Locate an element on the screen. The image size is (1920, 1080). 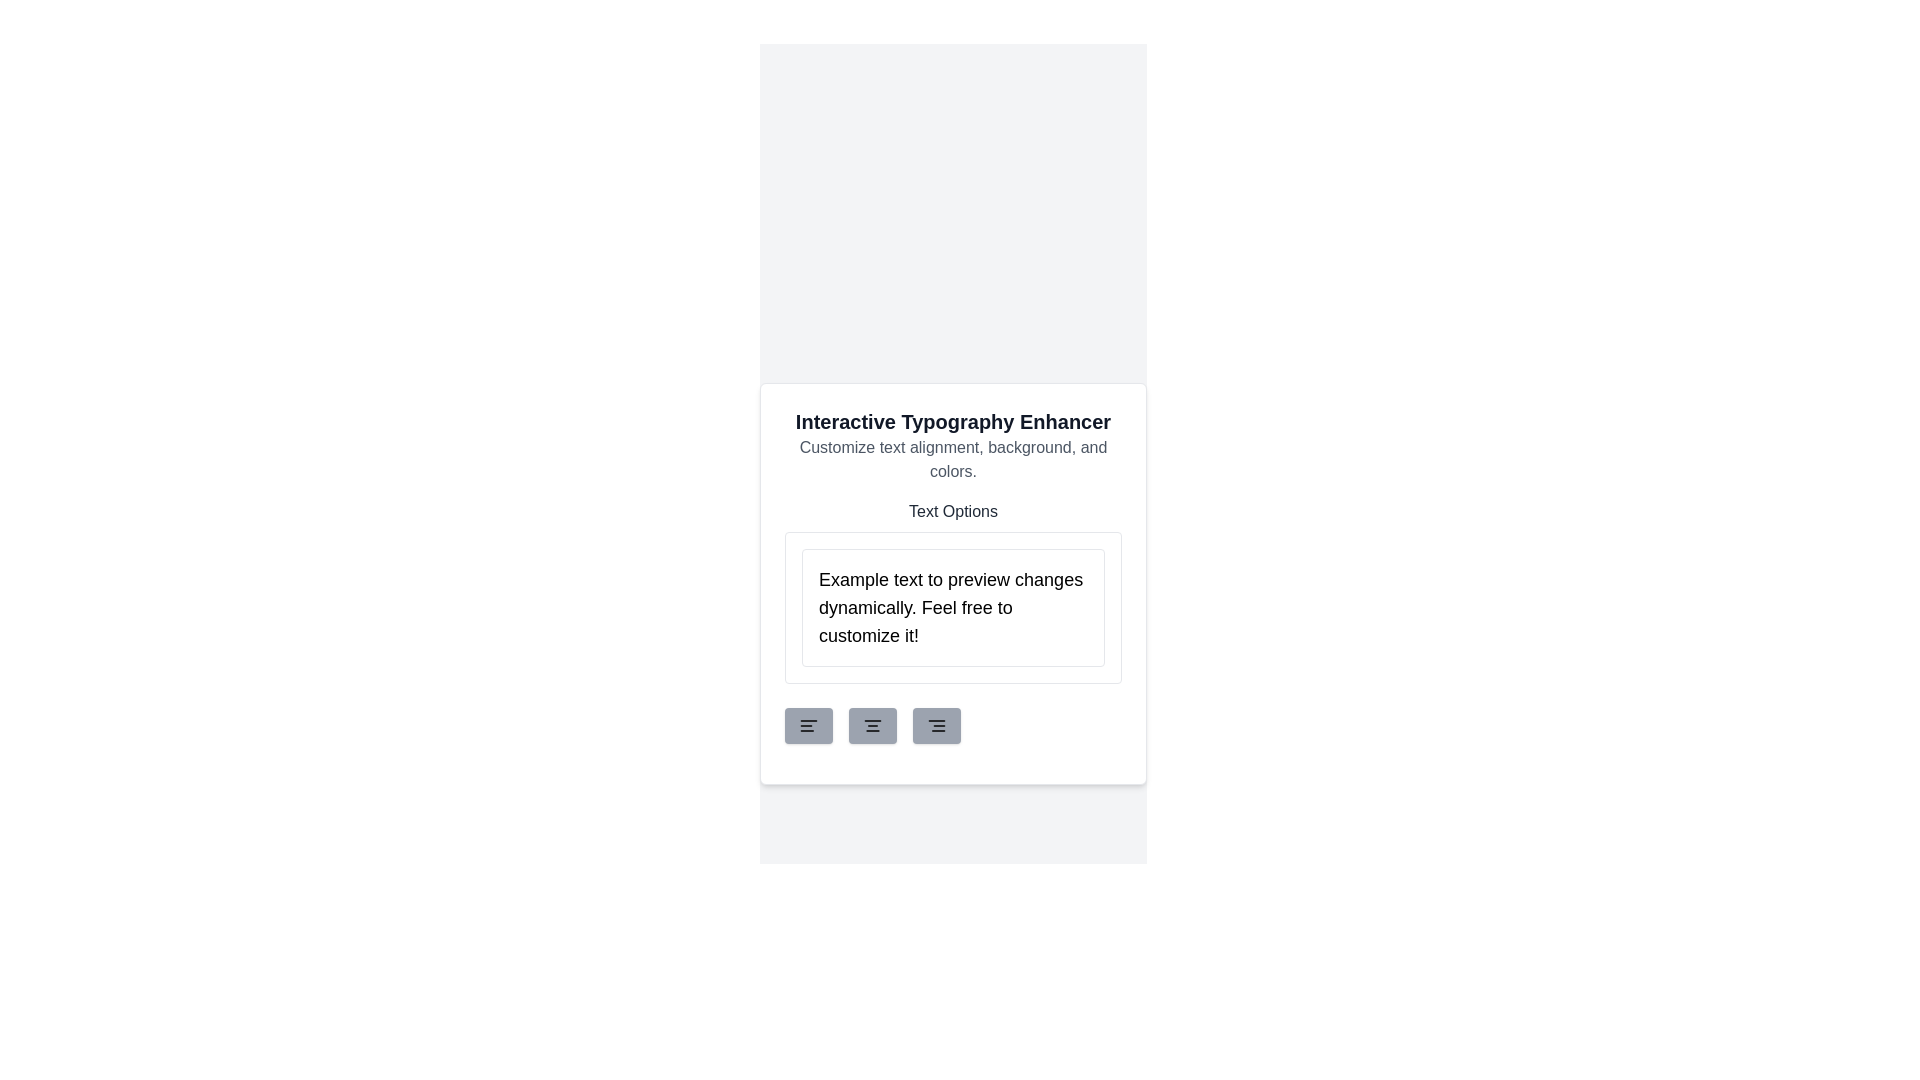
the left alignment button, which is the first button in a horizontal group of three buttons located below the text input field, to apply left alignment is located at coordinates (809, 725).